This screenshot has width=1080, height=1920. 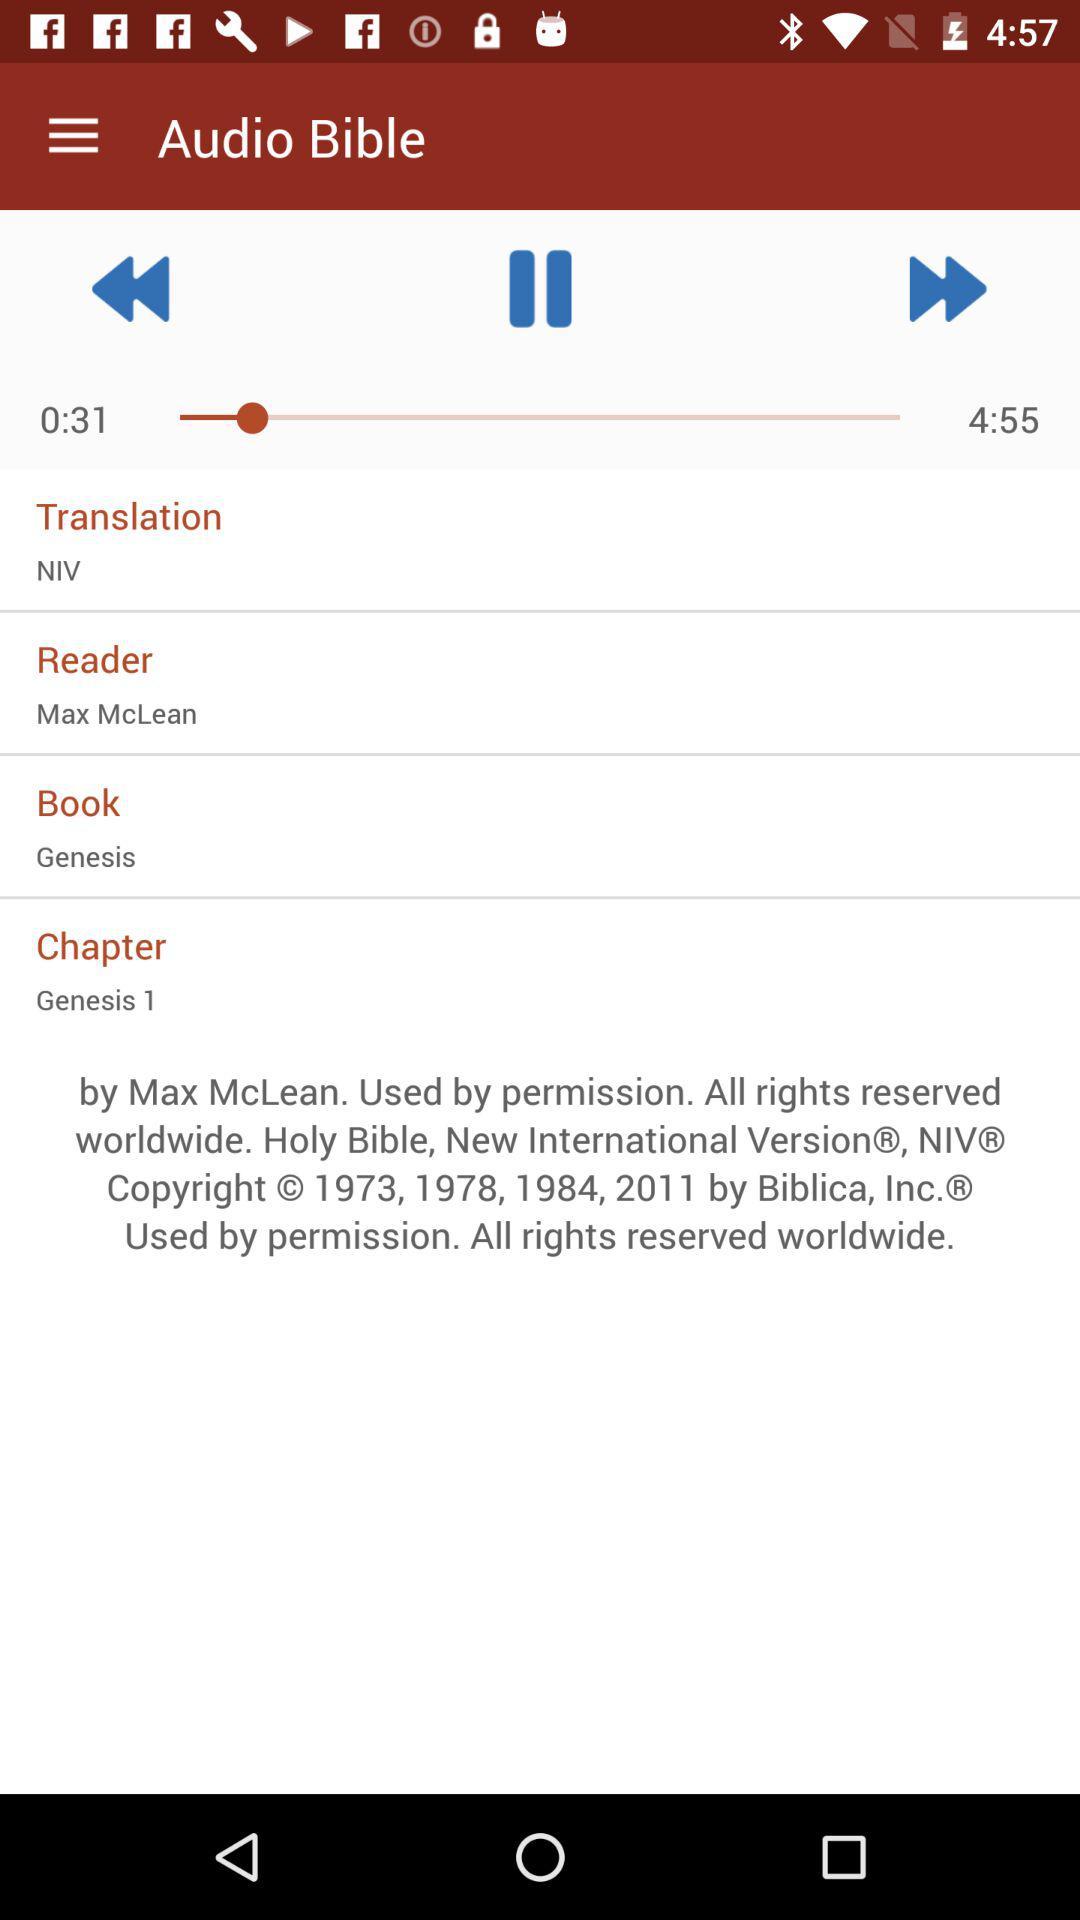 What do you see at coordinates (540, 801) in the screenshot?
I see `icon above genesis item` at bounding box center [540, 801].